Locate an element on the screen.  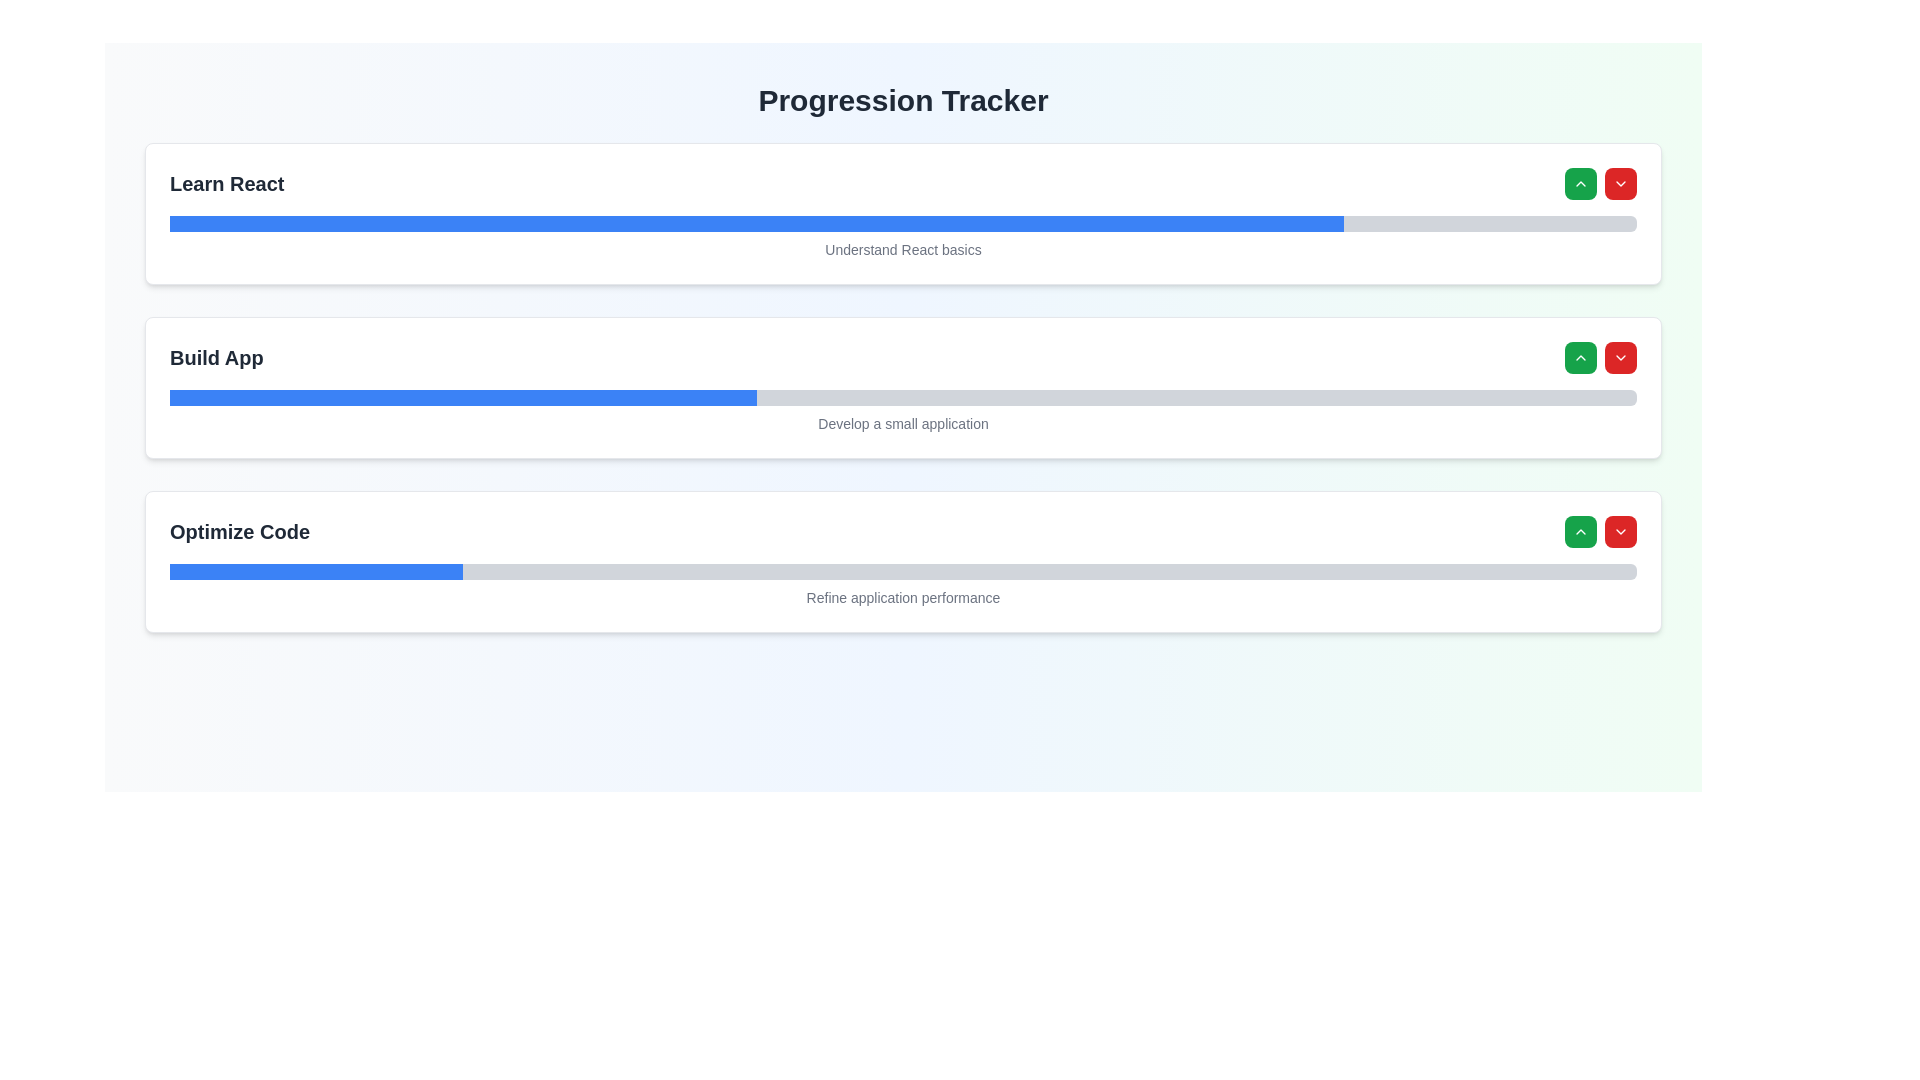
the green button located in the 'Learn React' section, positioned in the top-right corner next to a blue progress bar is located at coordinates (1601, 184).